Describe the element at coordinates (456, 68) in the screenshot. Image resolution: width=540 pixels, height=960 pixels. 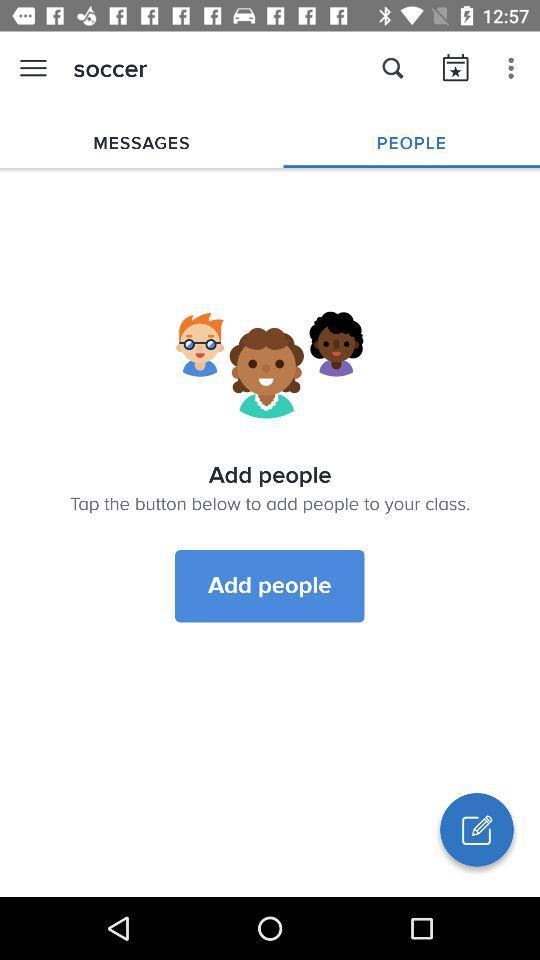
I see `icon right to search icon` at that location.